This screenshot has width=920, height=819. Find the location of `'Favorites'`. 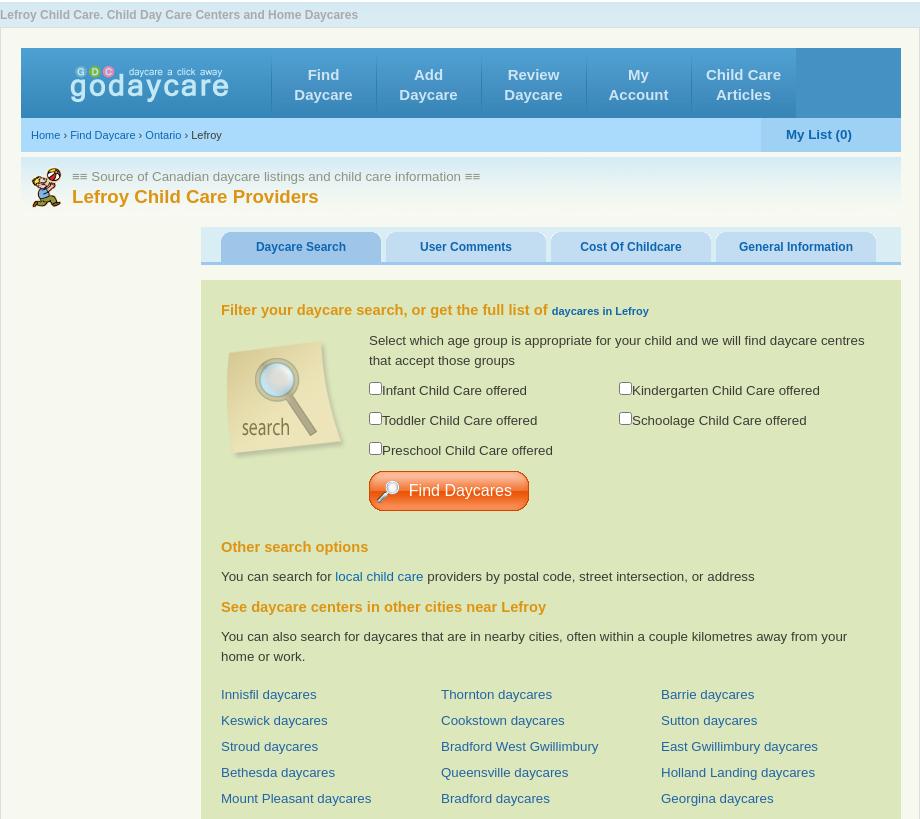

'Favorites' is located at coordinates (99, 73).